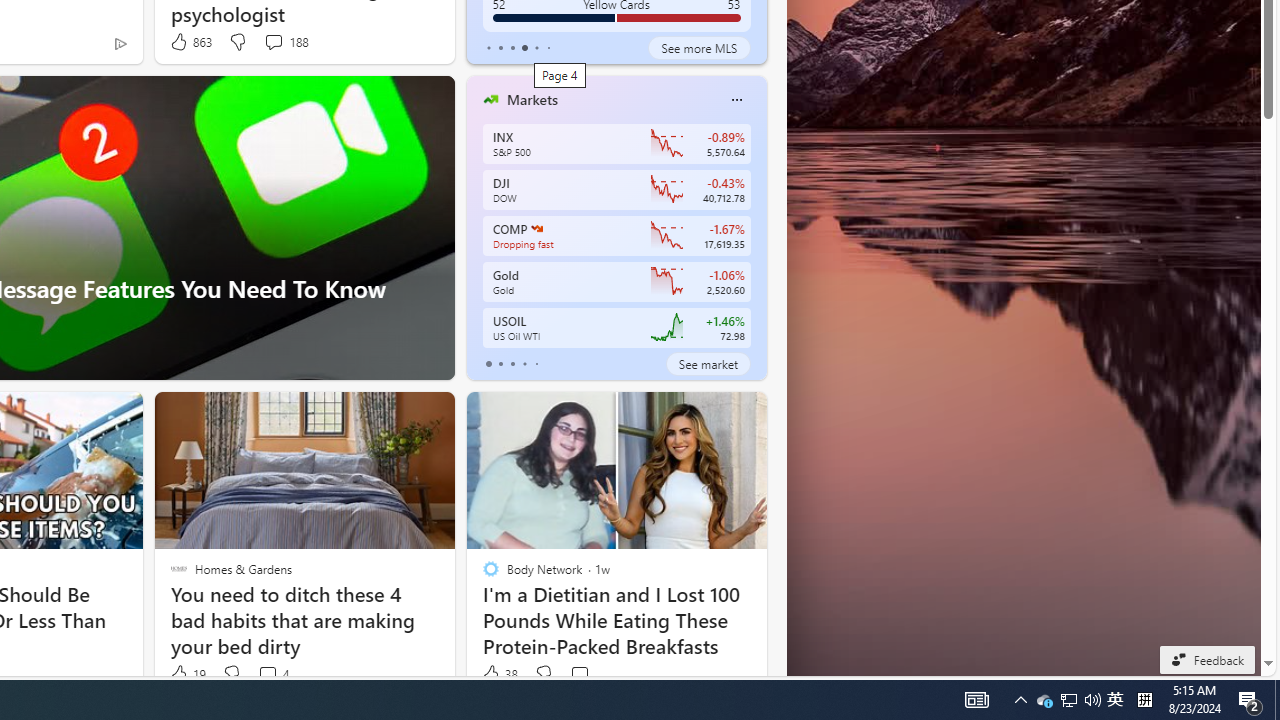  I want to click on 'View comments 188 Comment', so click(272, 41).